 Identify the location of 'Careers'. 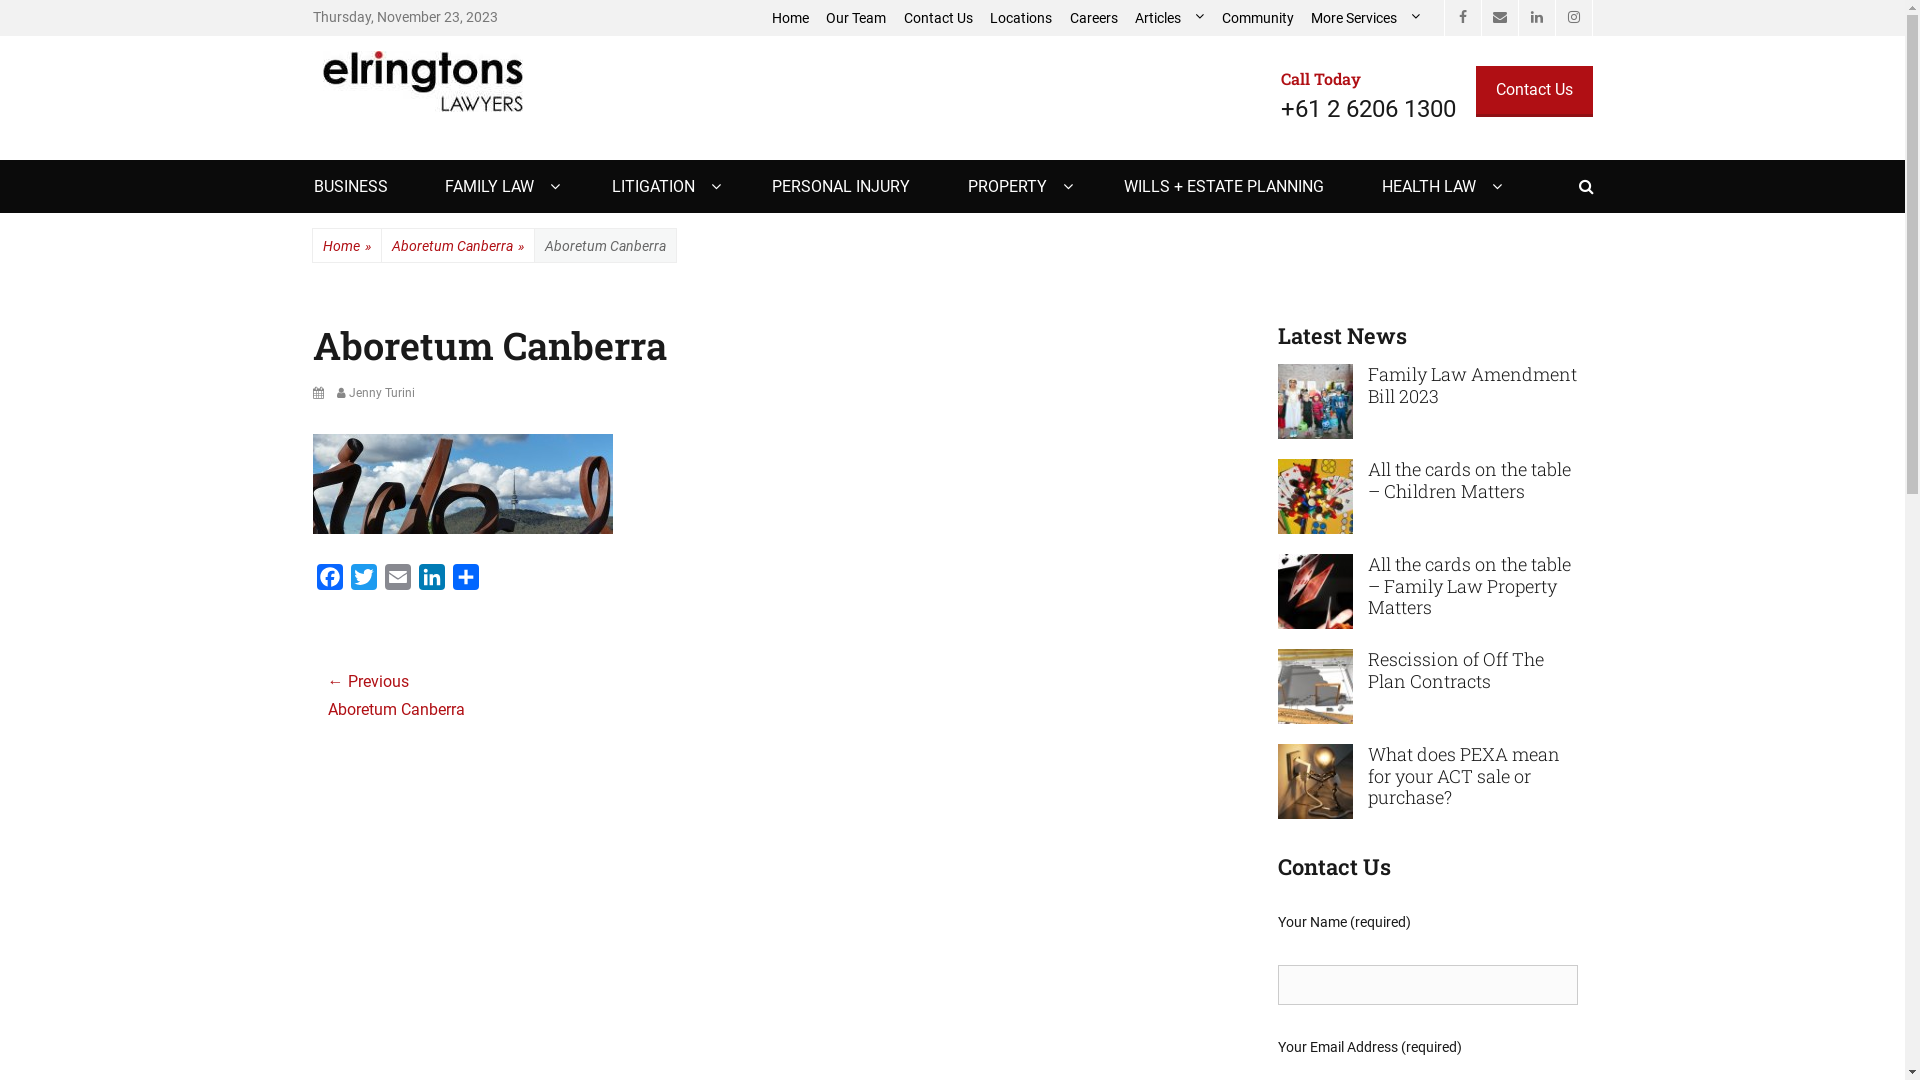
(1059, 18).